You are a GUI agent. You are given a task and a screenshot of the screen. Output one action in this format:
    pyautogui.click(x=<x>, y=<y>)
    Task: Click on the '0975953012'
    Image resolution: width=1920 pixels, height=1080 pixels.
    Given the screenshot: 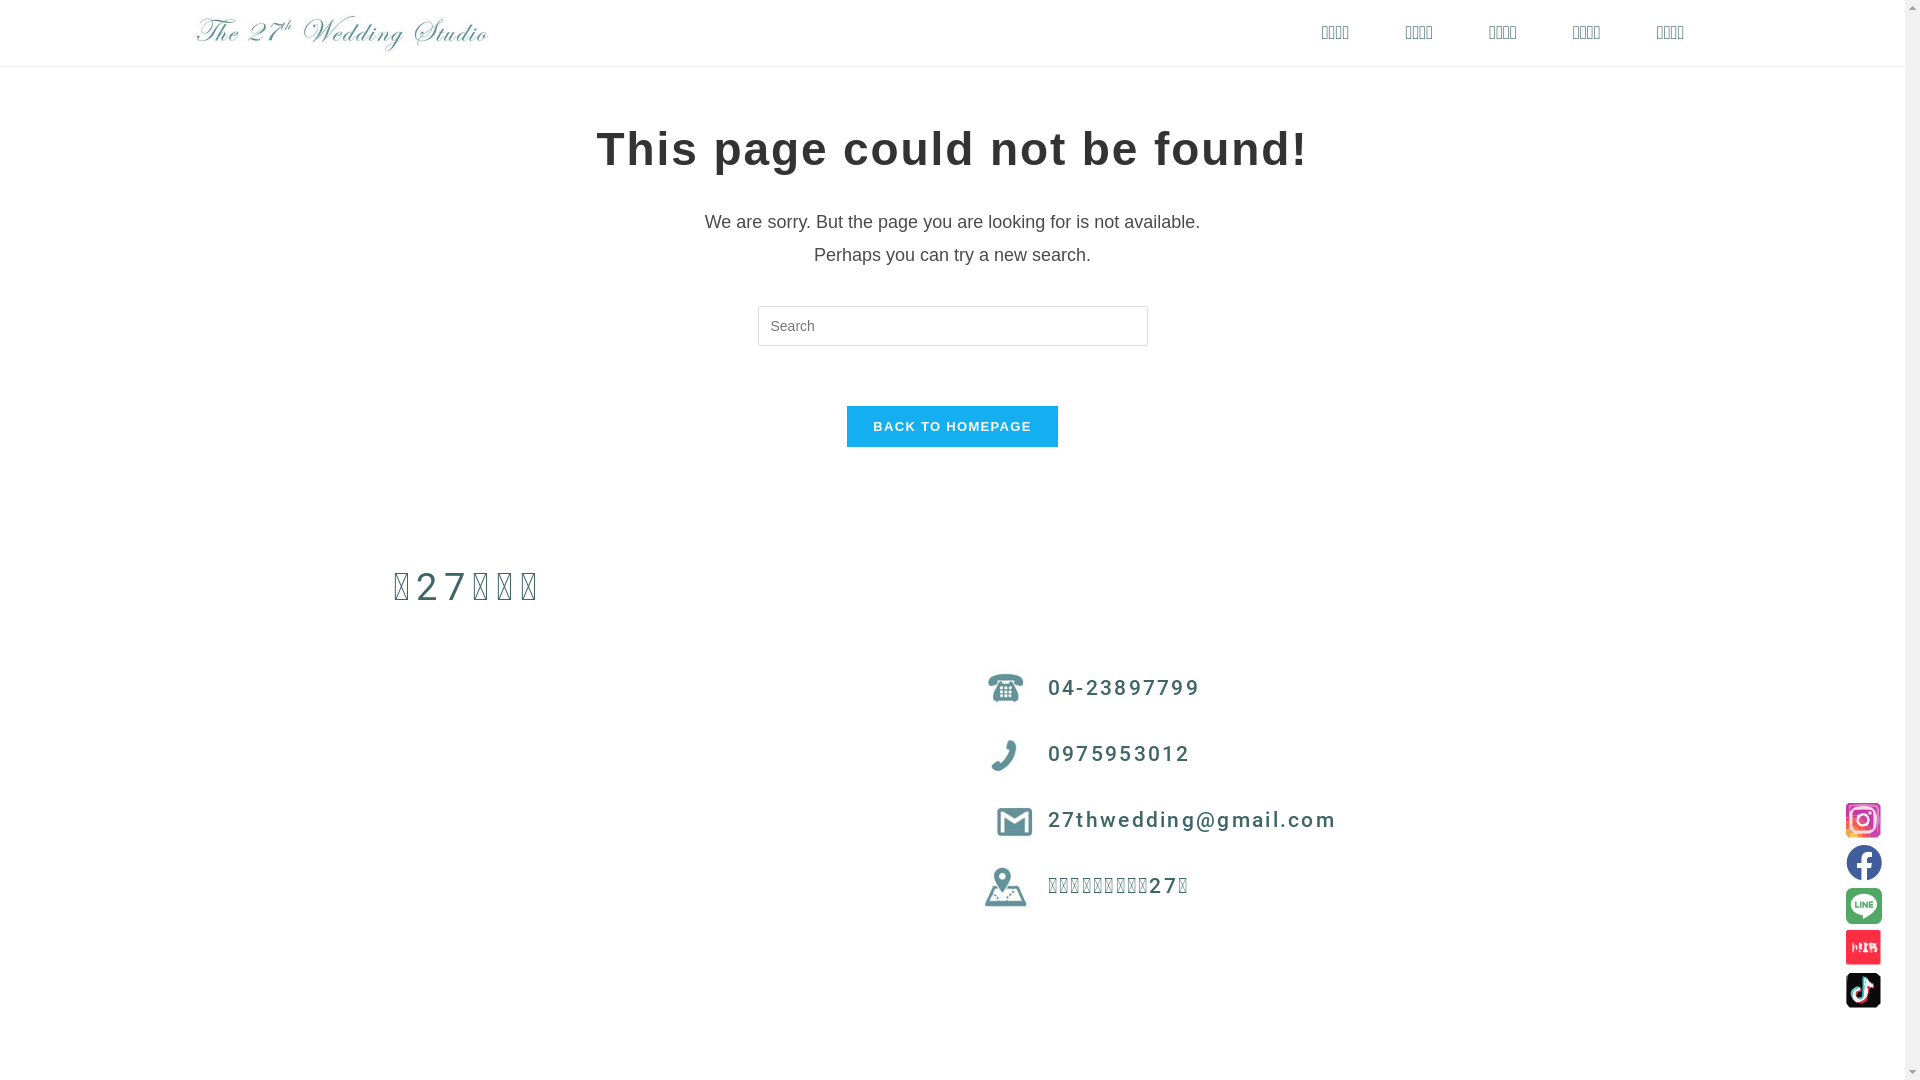 What is the action you would take?
    pyautogui.click(x=1118, y=753)
    